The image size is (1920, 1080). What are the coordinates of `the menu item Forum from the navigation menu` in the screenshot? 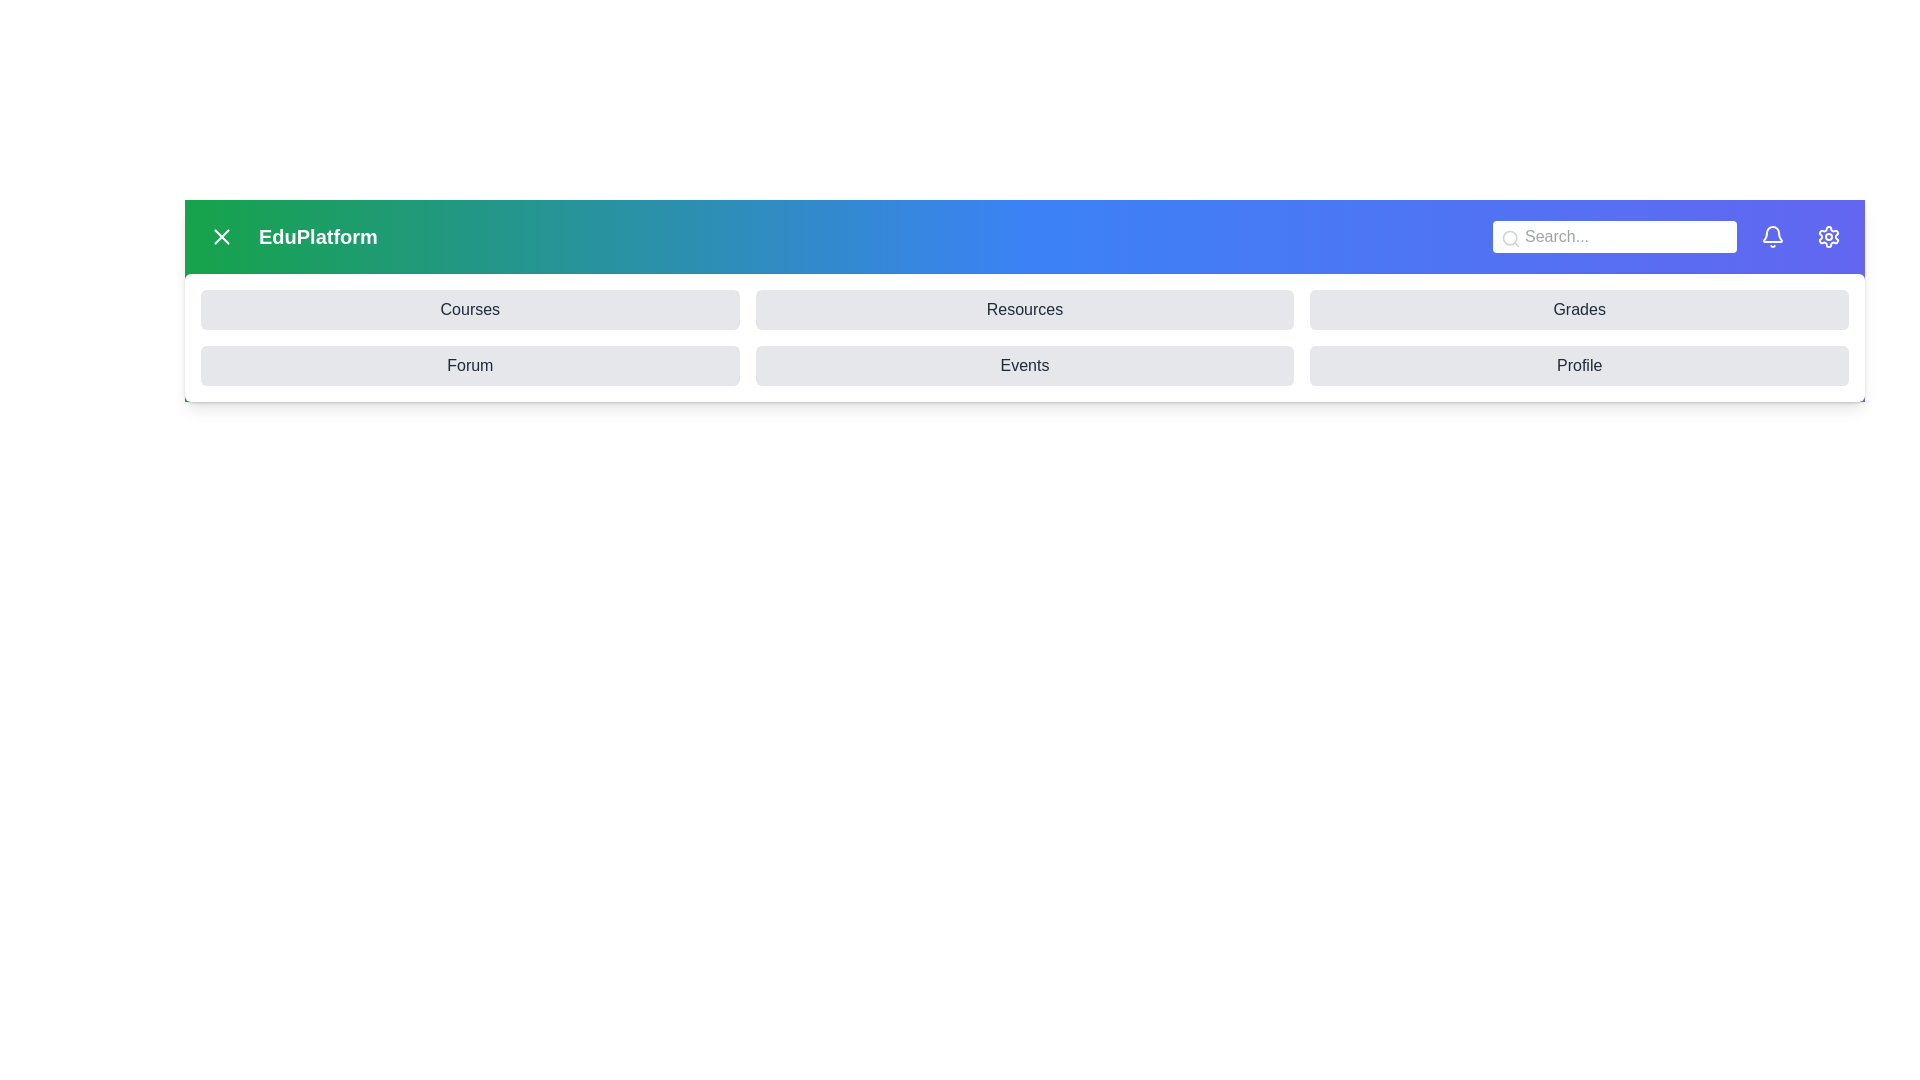 It's located at (469, 366).